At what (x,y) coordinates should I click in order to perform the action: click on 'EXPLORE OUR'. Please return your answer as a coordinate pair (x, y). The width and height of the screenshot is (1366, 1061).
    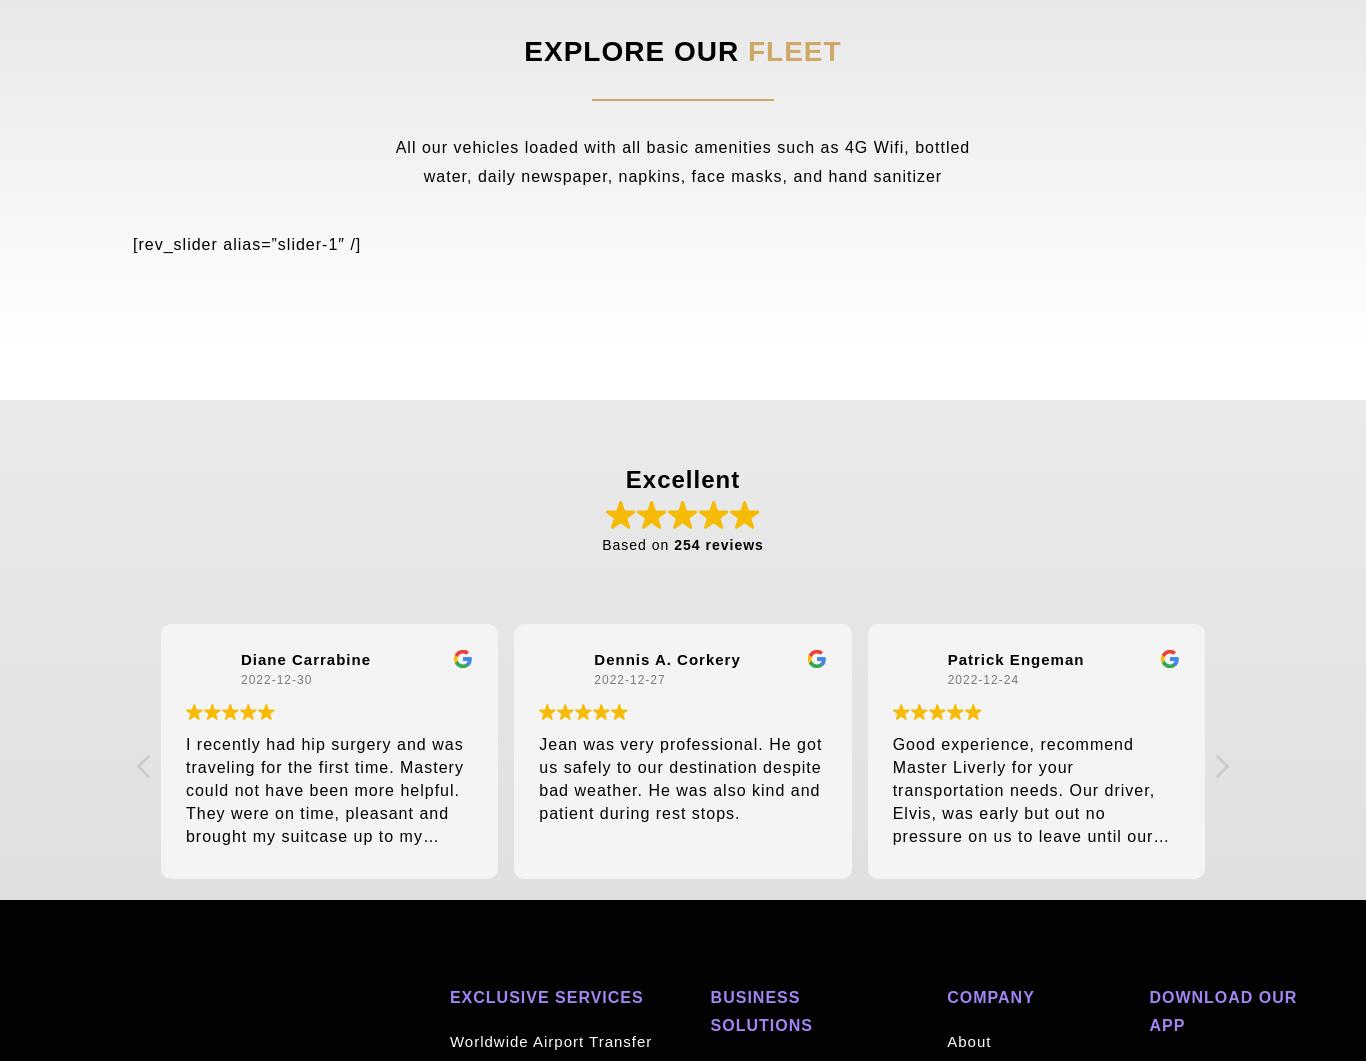
    Looking at the image, I should click on (634, 51).